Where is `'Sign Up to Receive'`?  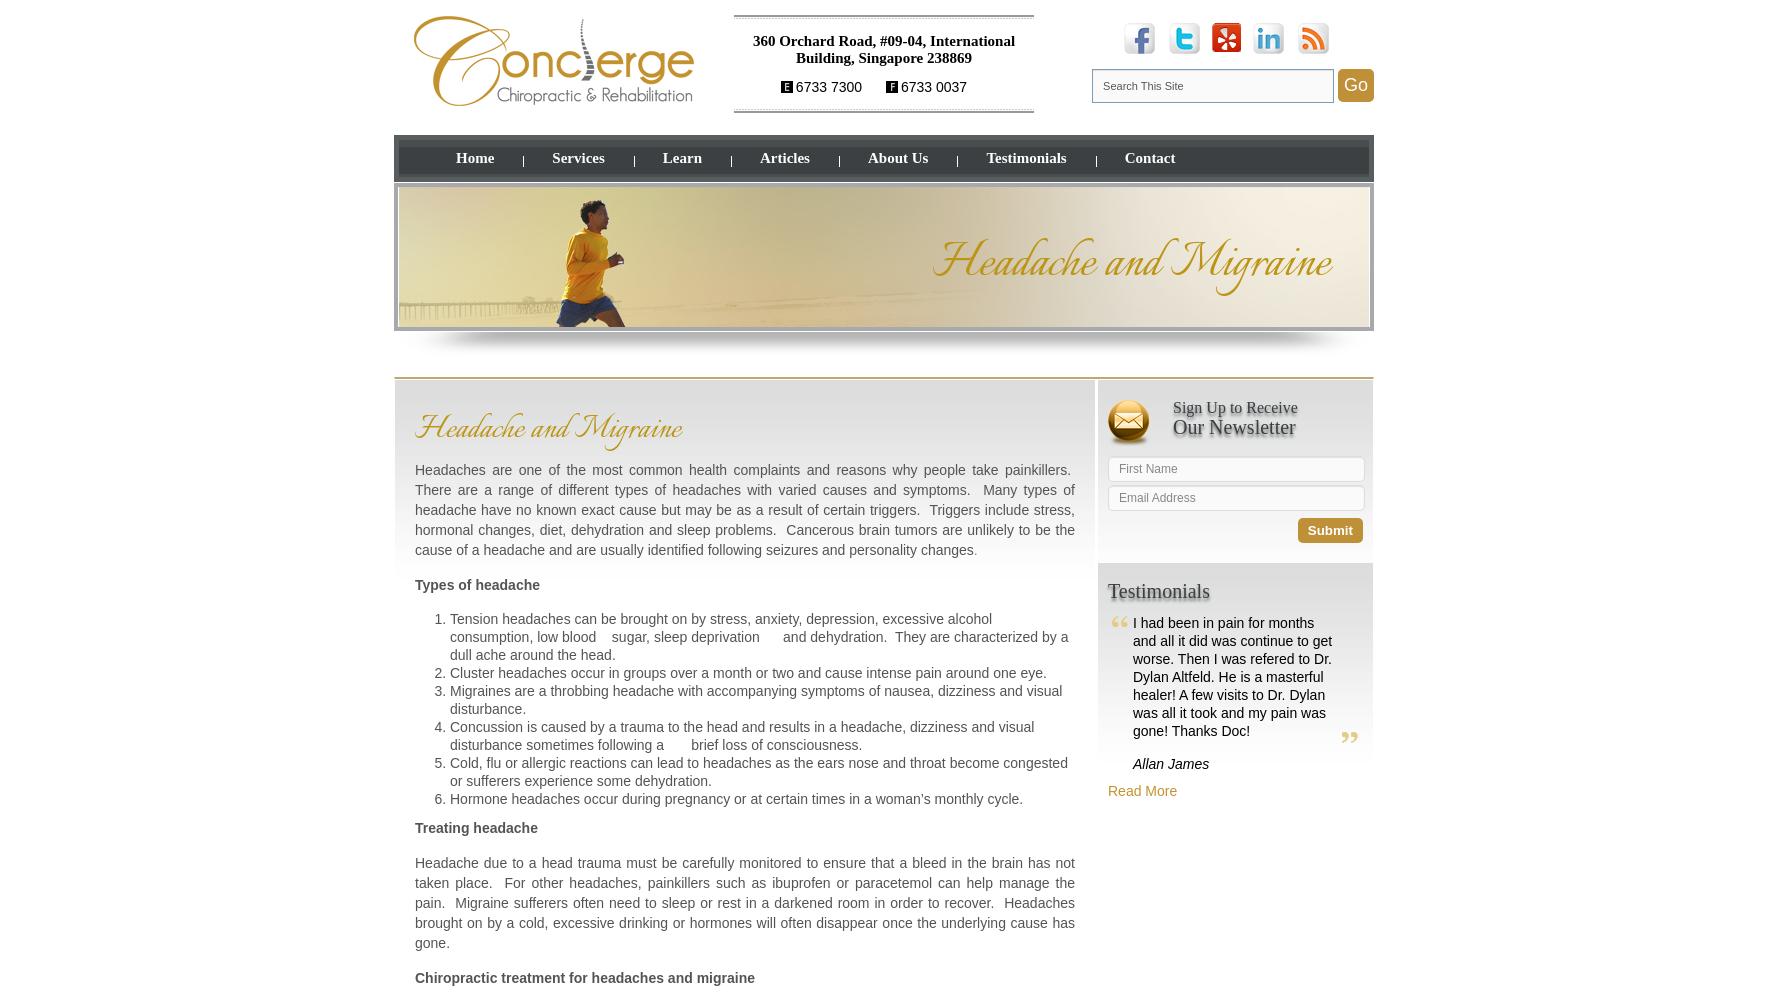 'Sign Up to Receive' is located at coordinates (1234, 407).